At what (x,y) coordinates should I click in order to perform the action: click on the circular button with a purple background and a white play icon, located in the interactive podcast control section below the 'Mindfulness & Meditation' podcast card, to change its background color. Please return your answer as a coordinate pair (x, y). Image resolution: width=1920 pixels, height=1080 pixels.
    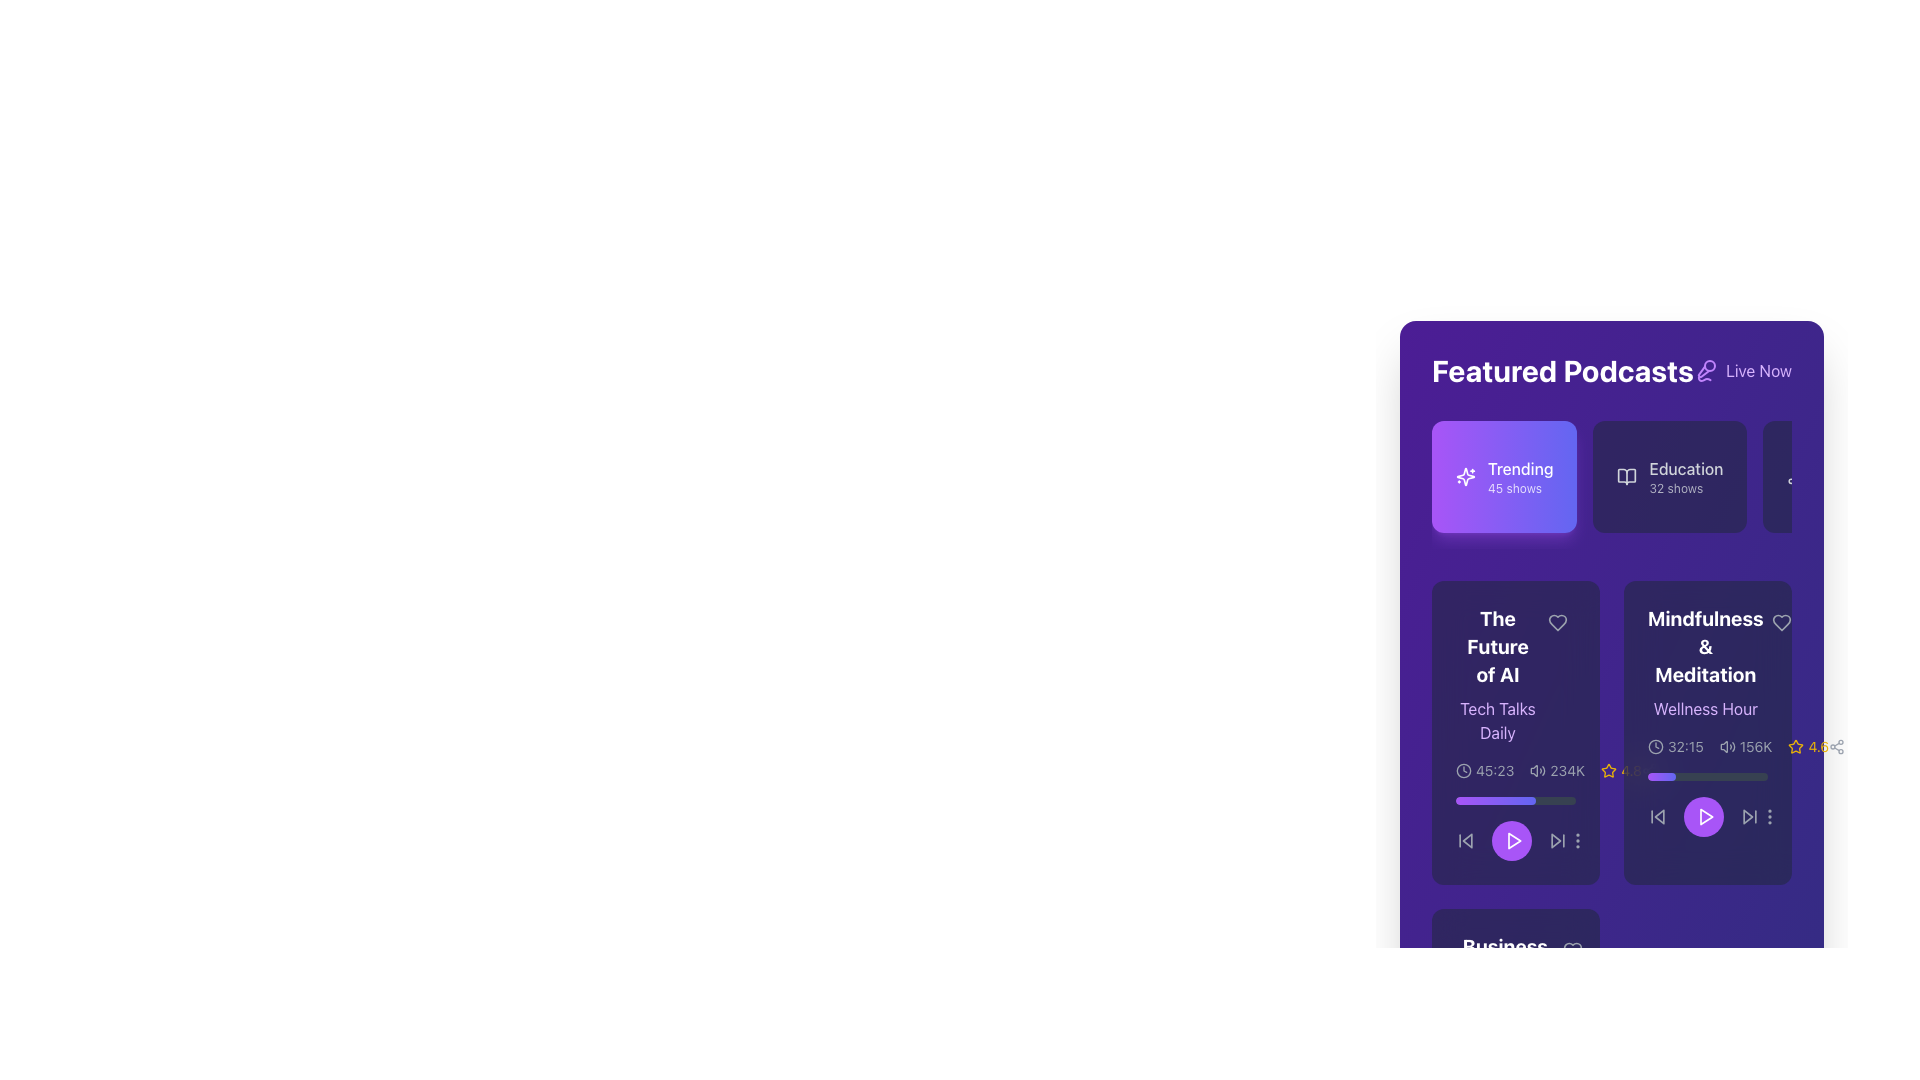
    Looking at the image, I should click on (1707, 817).